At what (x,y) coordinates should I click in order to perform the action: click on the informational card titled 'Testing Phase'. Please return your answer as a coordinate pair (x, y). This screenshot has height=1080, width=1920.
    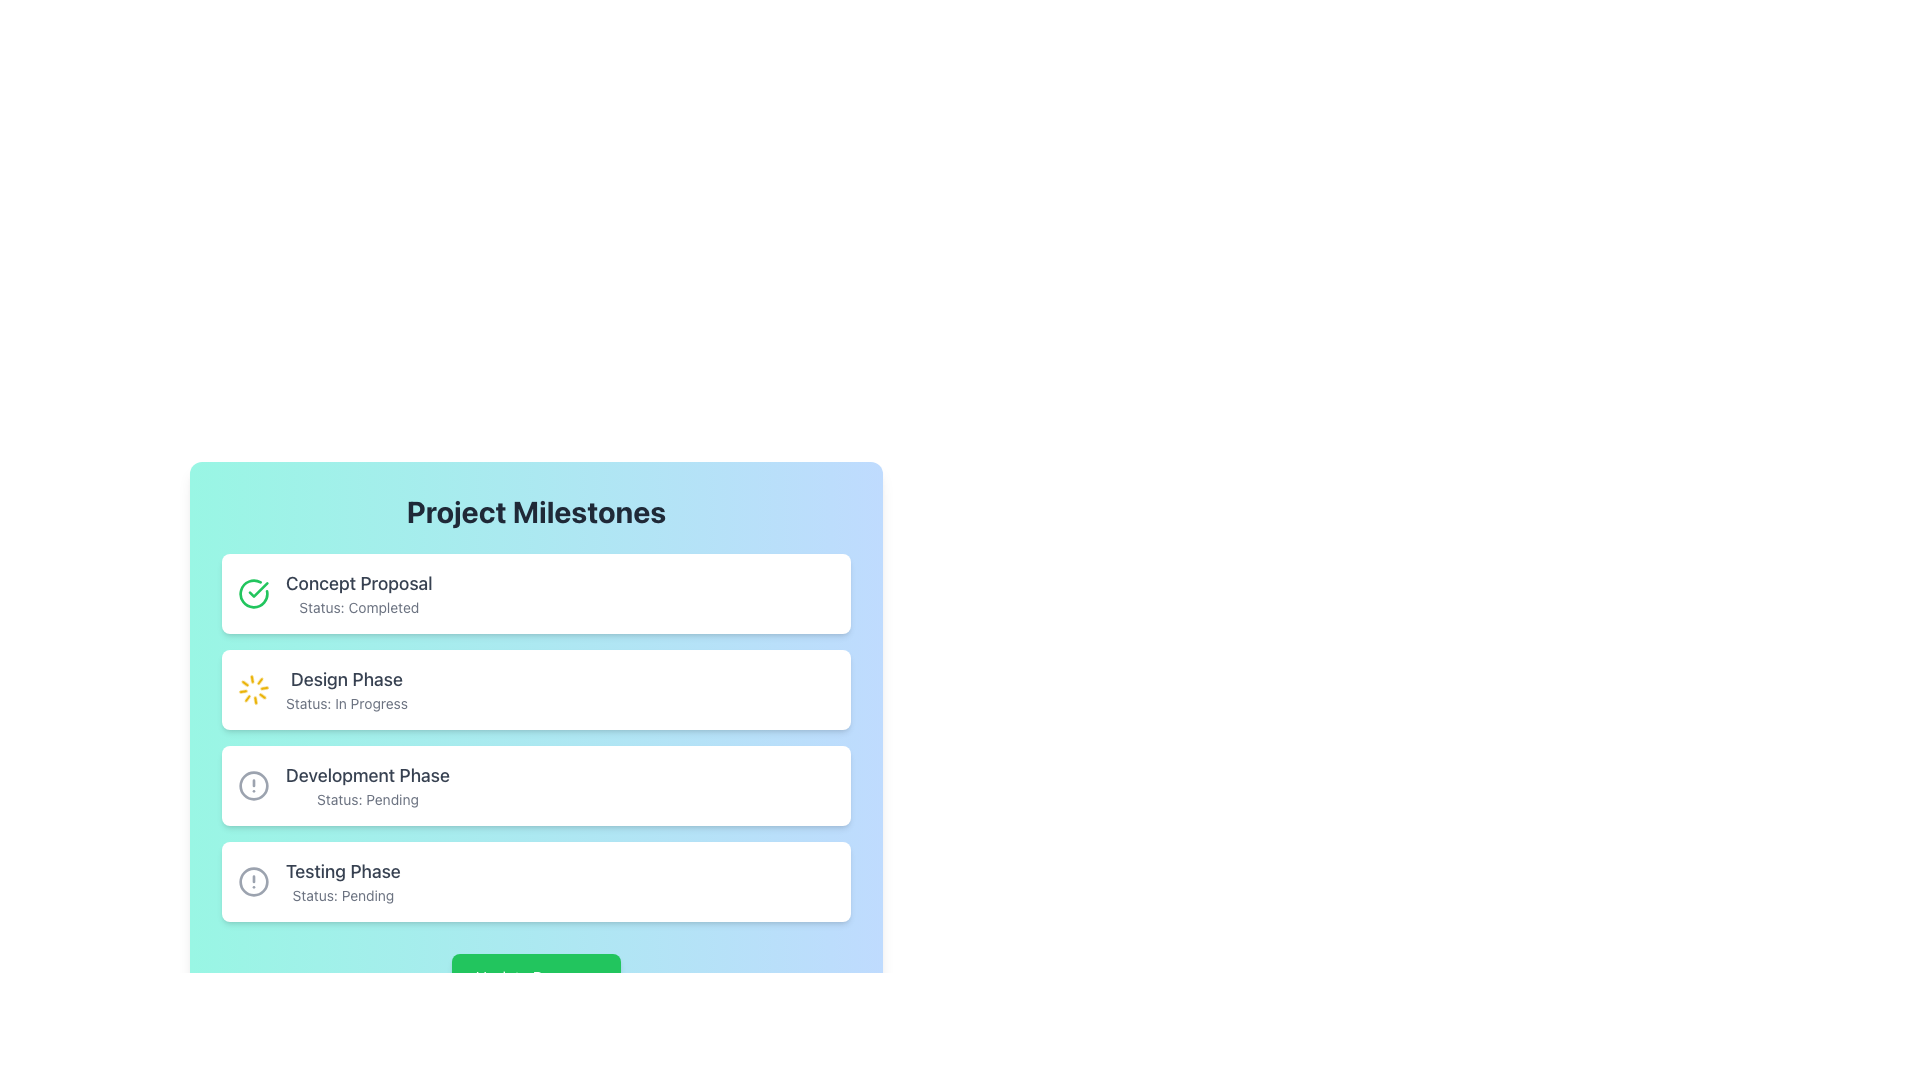
    Looking at the image, I should click on (536, 881).